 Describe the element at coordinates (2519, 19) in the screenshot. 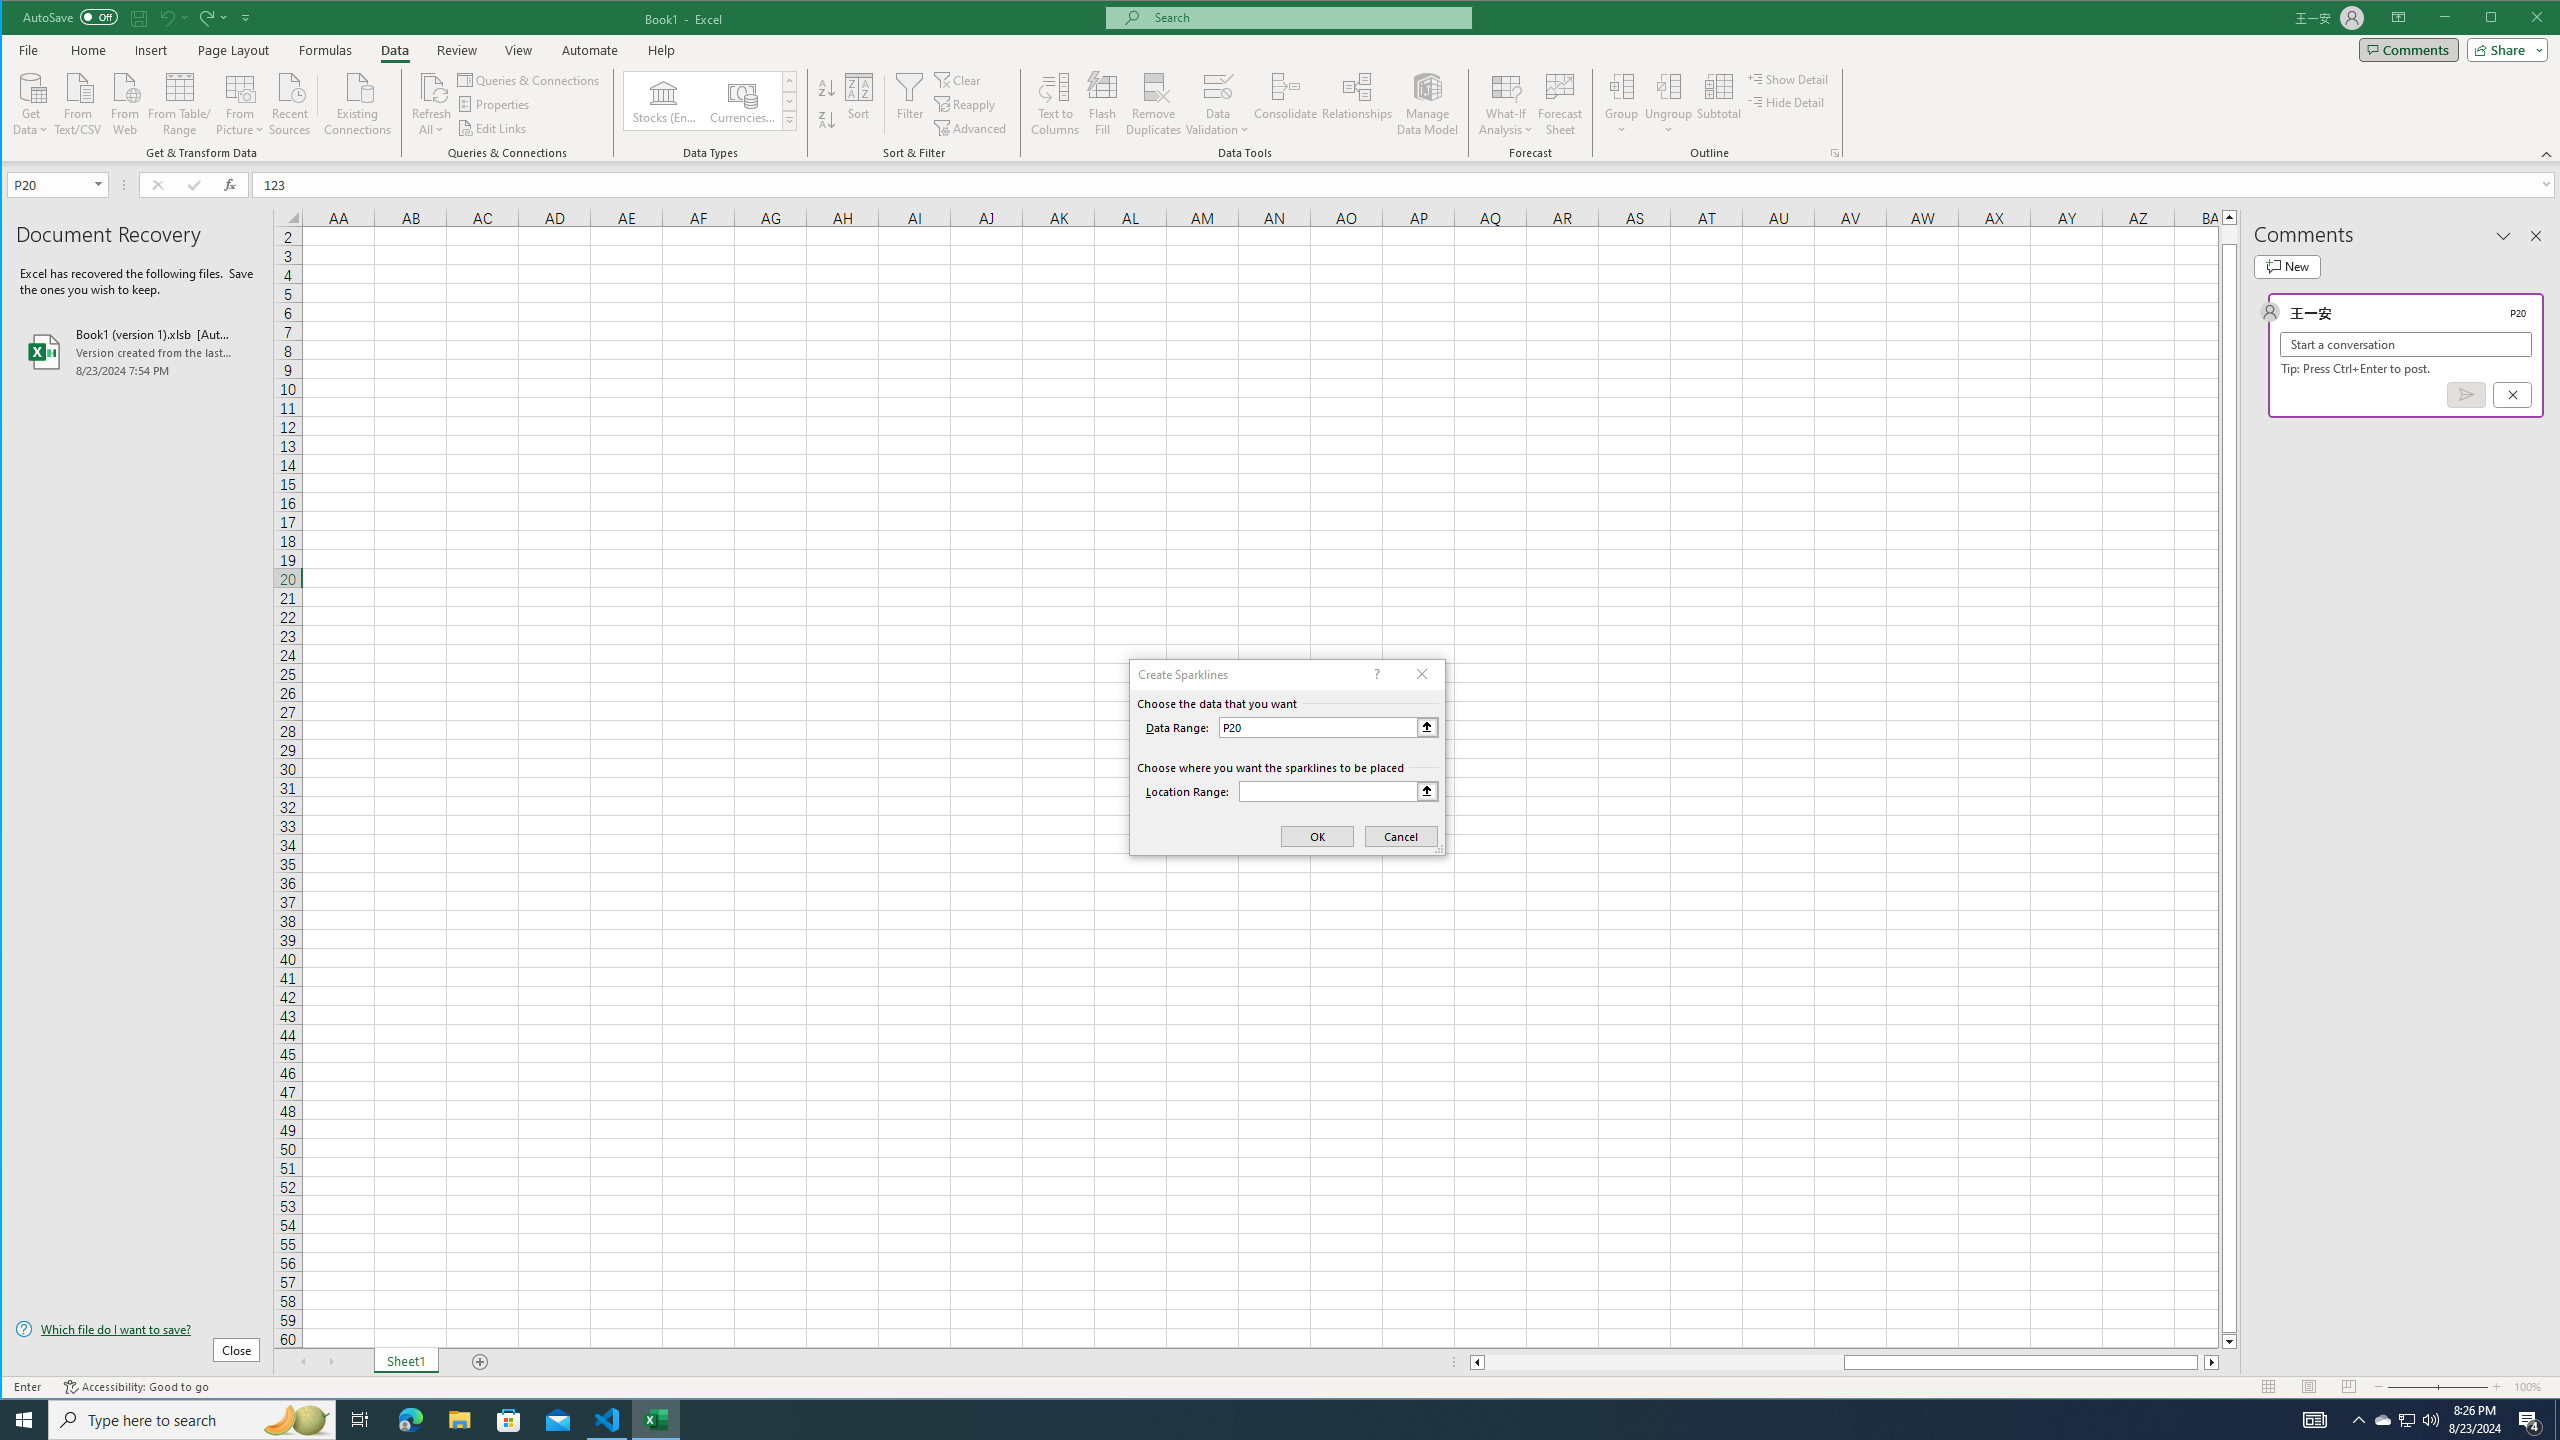

I see `'Maximize'` at that location.